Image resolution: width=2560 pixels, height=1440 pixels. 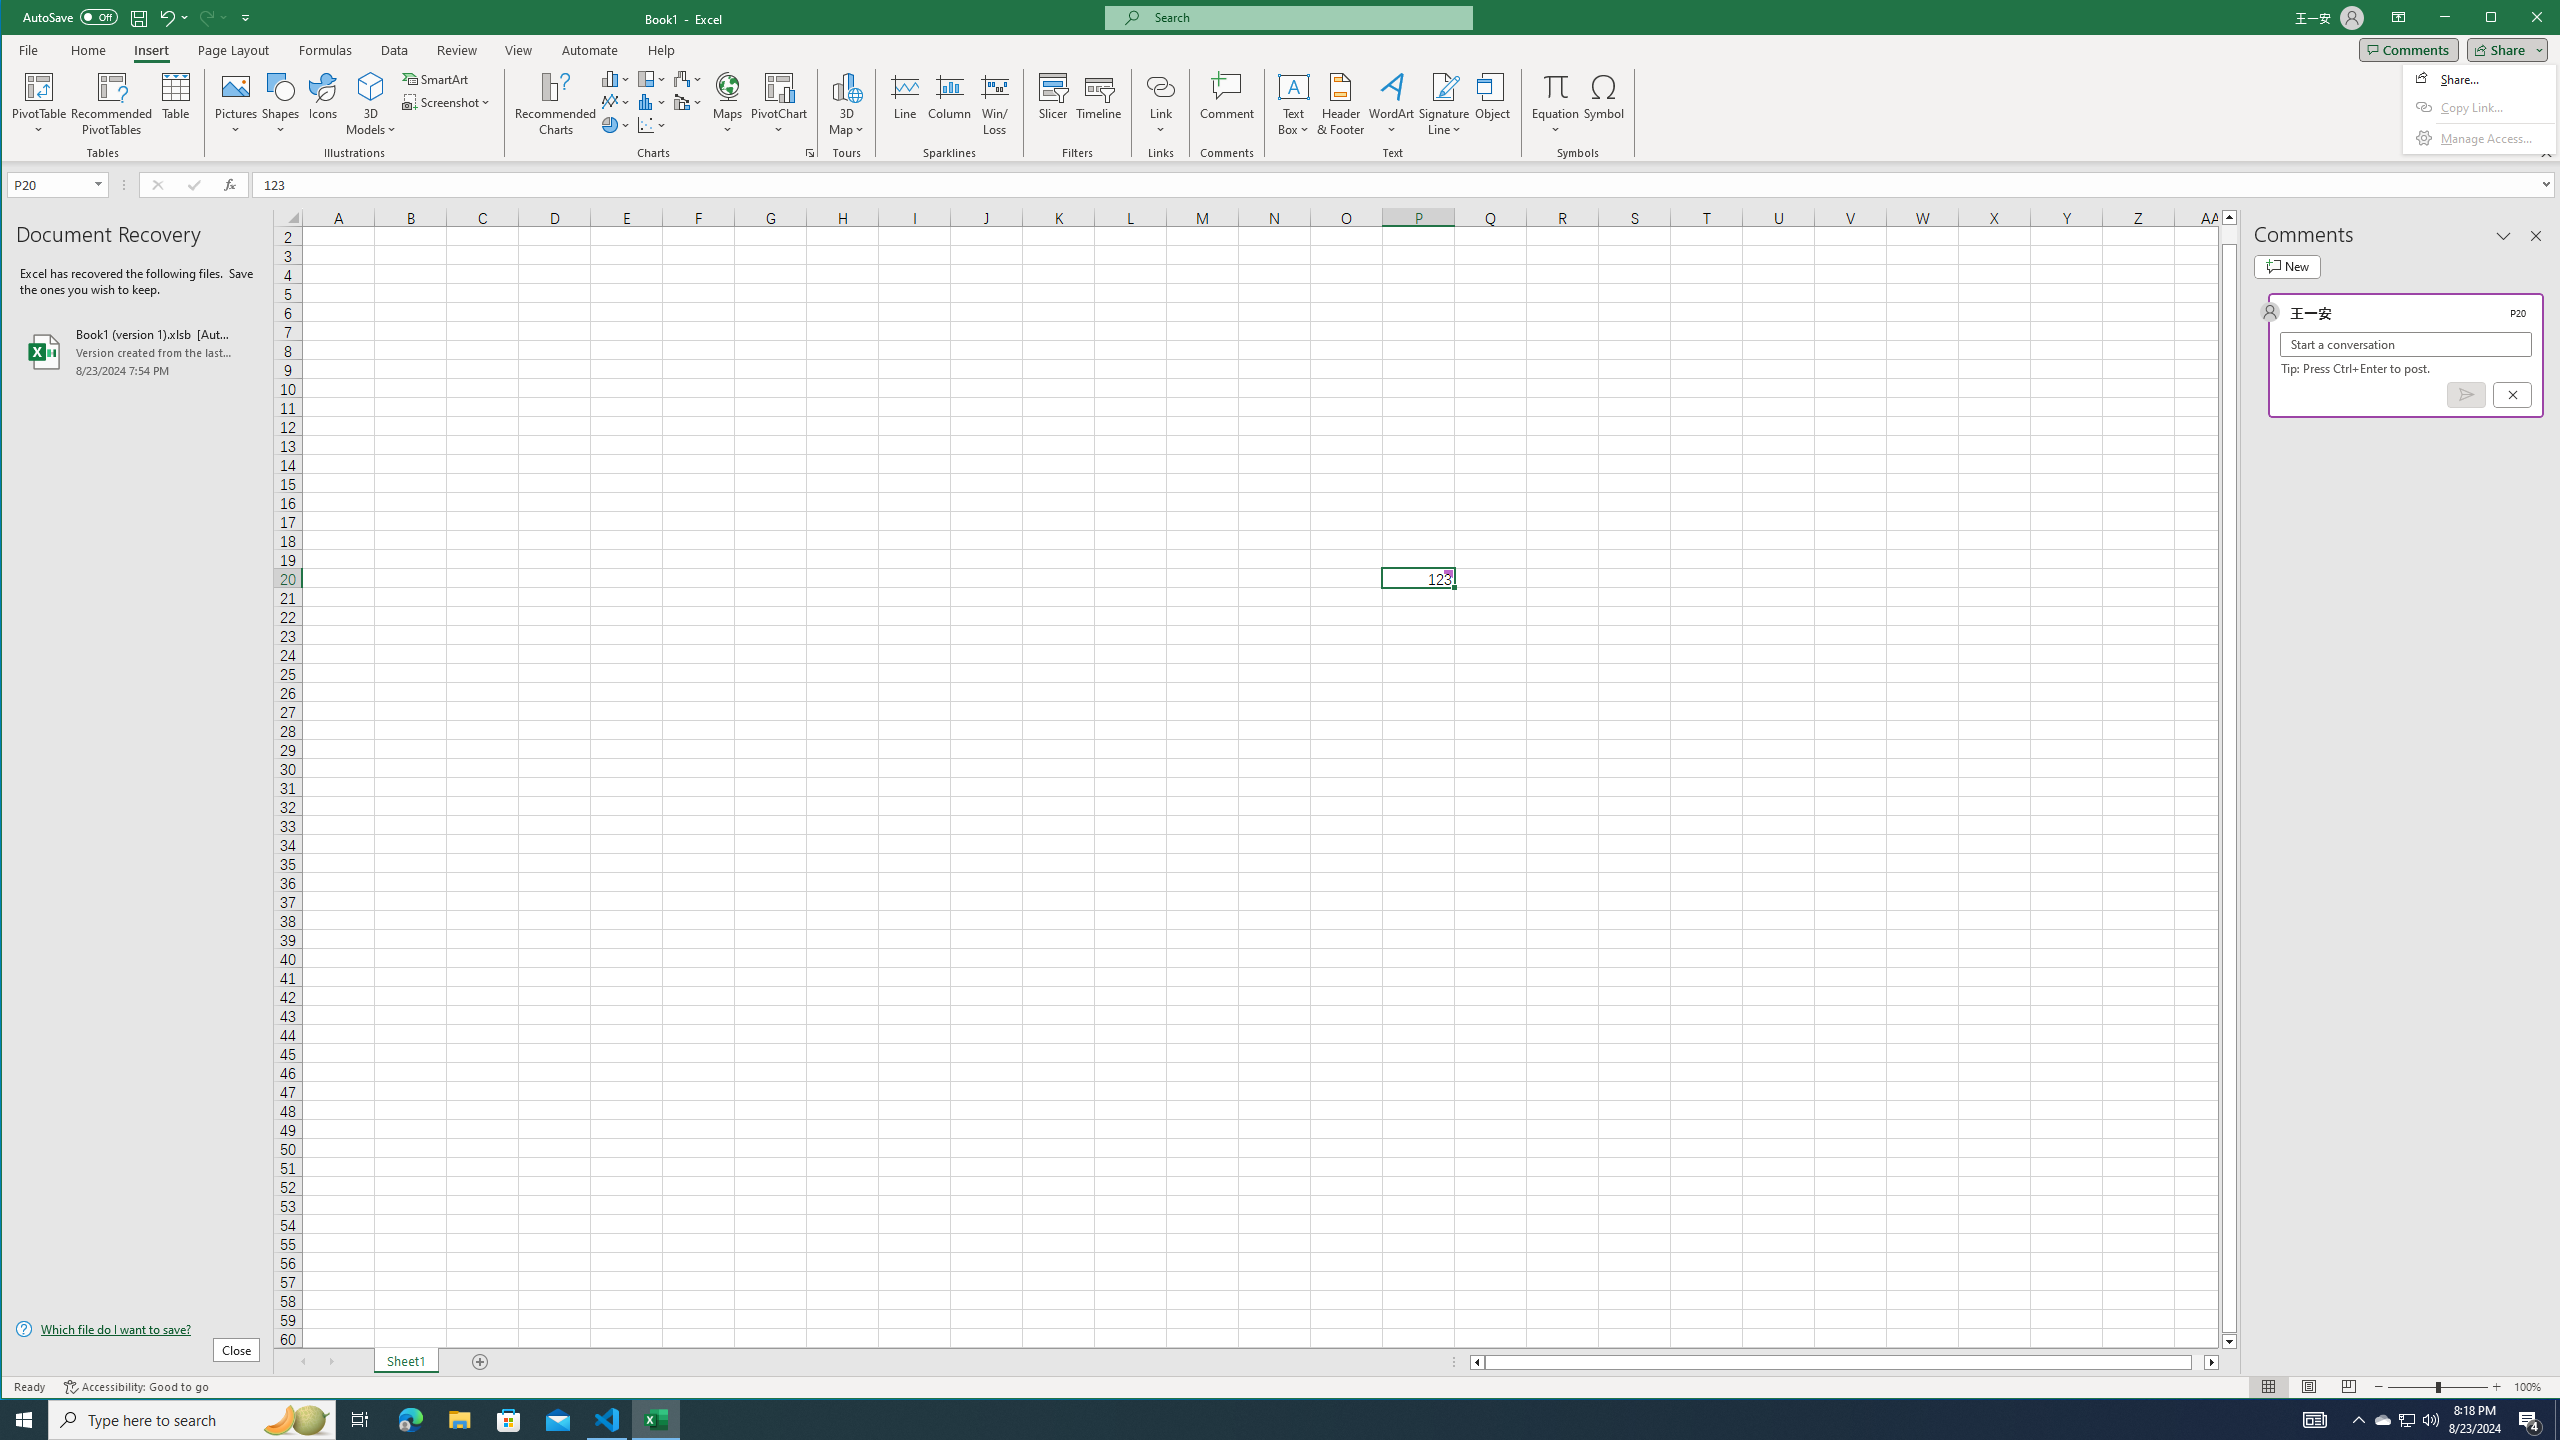 I want to click on 'Link', so click(x=1159, y=103).